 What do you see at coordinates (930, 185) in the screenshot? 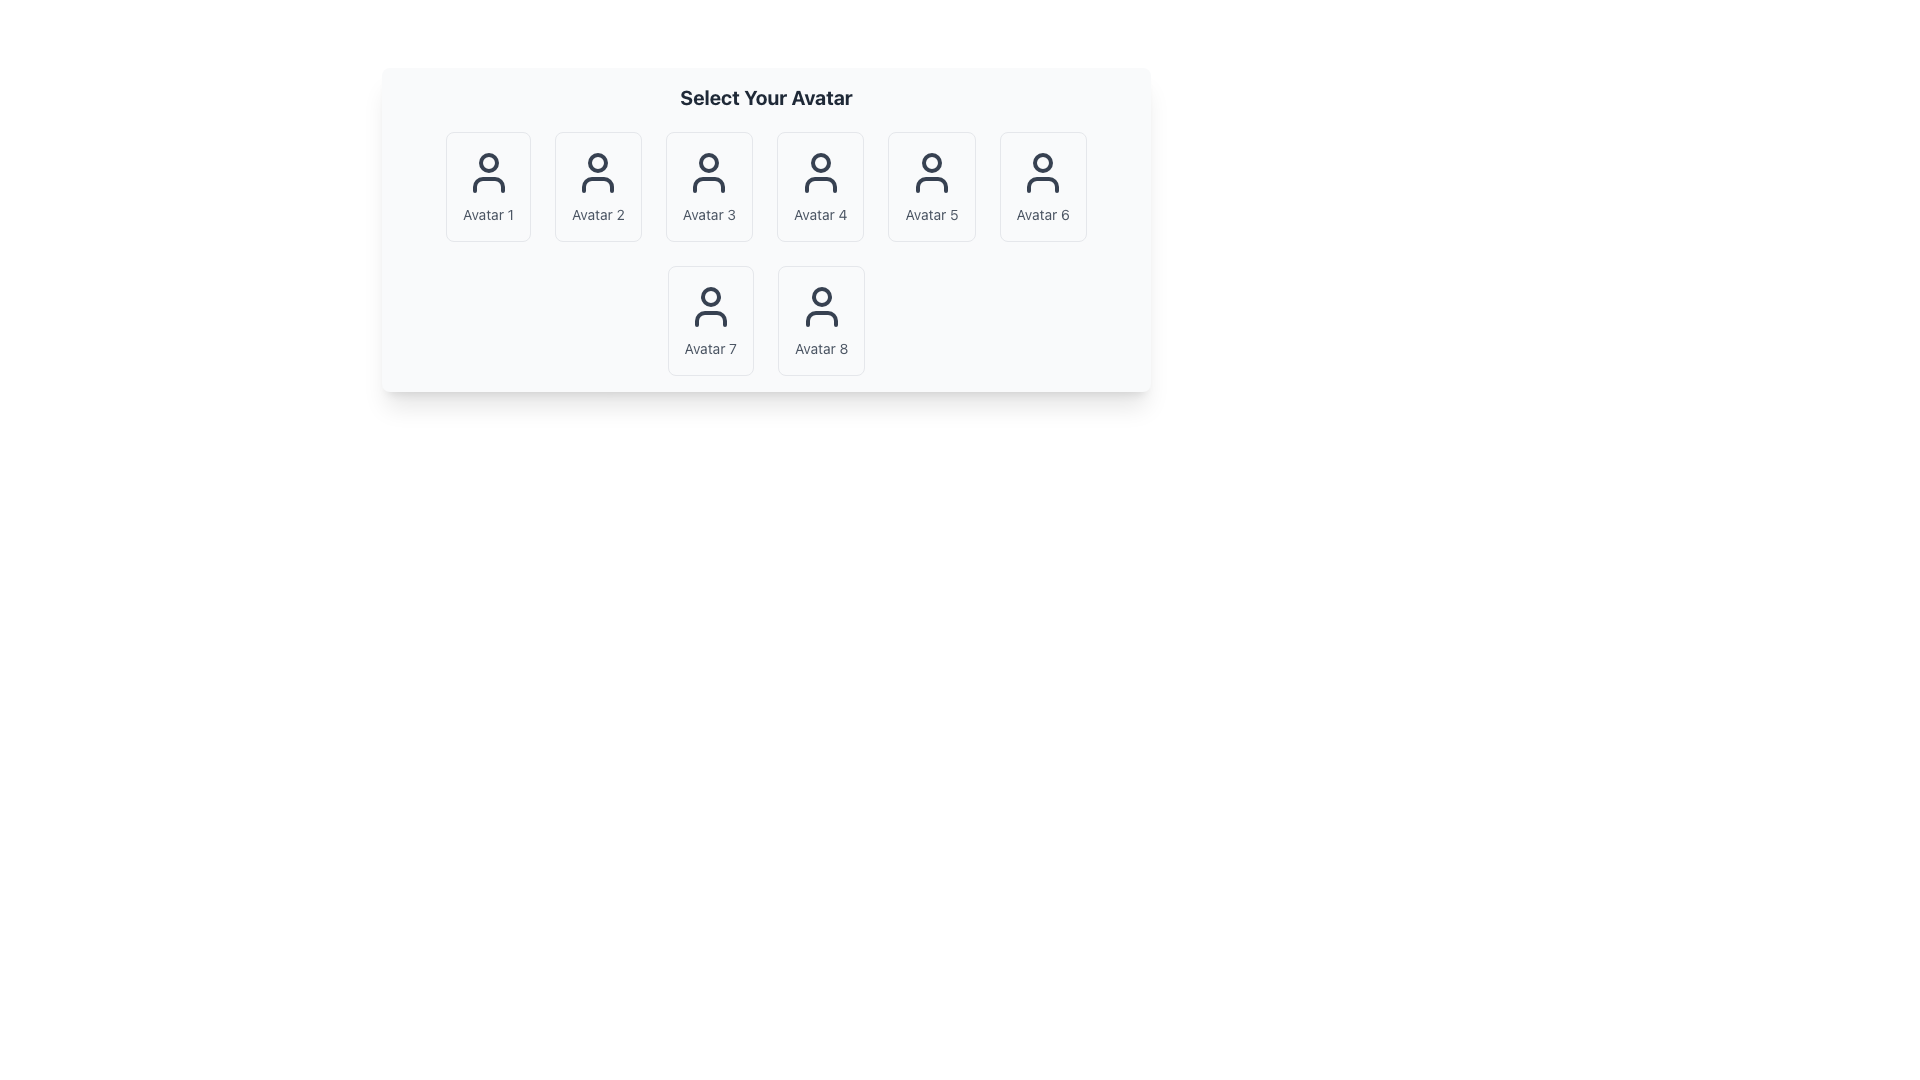
I see `the curved geometric line forming the shoulders of the user icon, which is the fifth avatar in the grid under 'Select Your Avatar'` at bounding box center [930, 185].